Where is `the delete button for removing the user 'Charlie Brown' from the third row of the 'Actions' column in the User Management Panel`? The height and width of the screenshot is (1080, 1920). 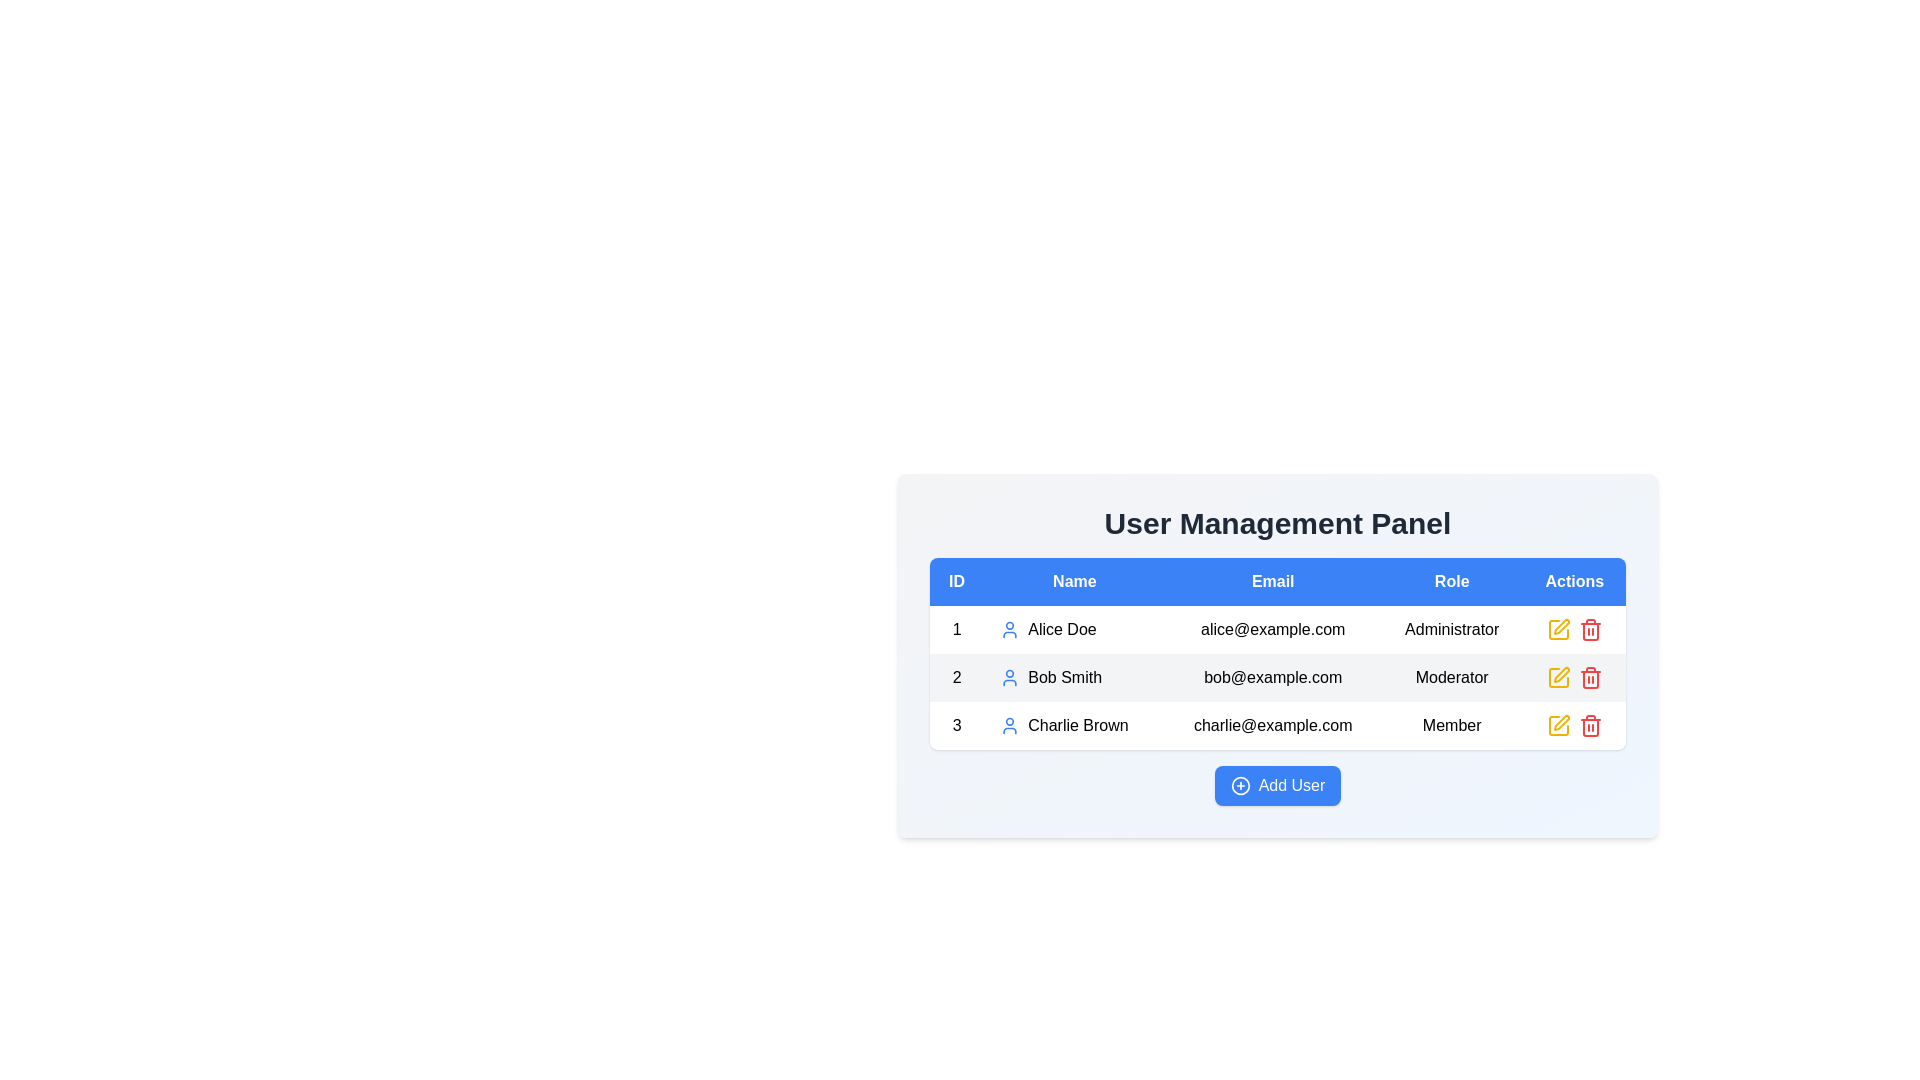
the delete button for removing the user 'Charlie Brown' from the third row of the 'Actions' column in the User Management Panel is located at coordinates (1589, 725).